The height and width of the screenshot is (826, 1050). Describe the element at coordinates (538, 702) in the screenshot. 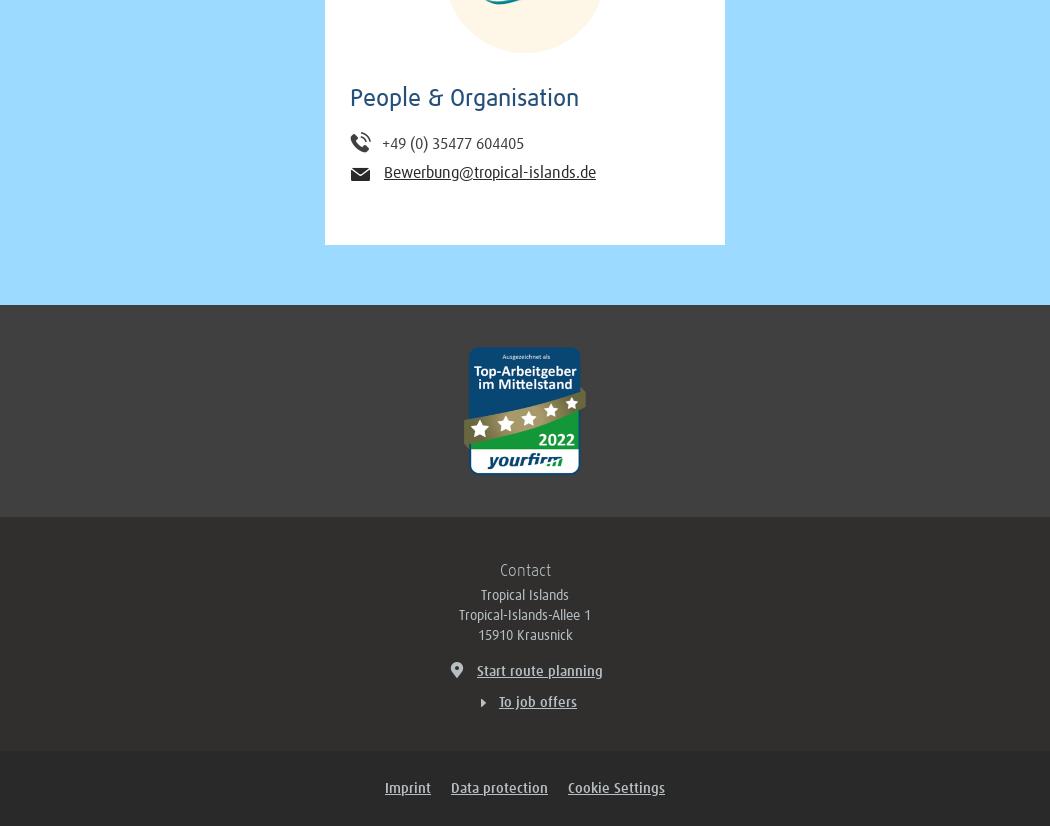

I see `'To job offers'` at that location.